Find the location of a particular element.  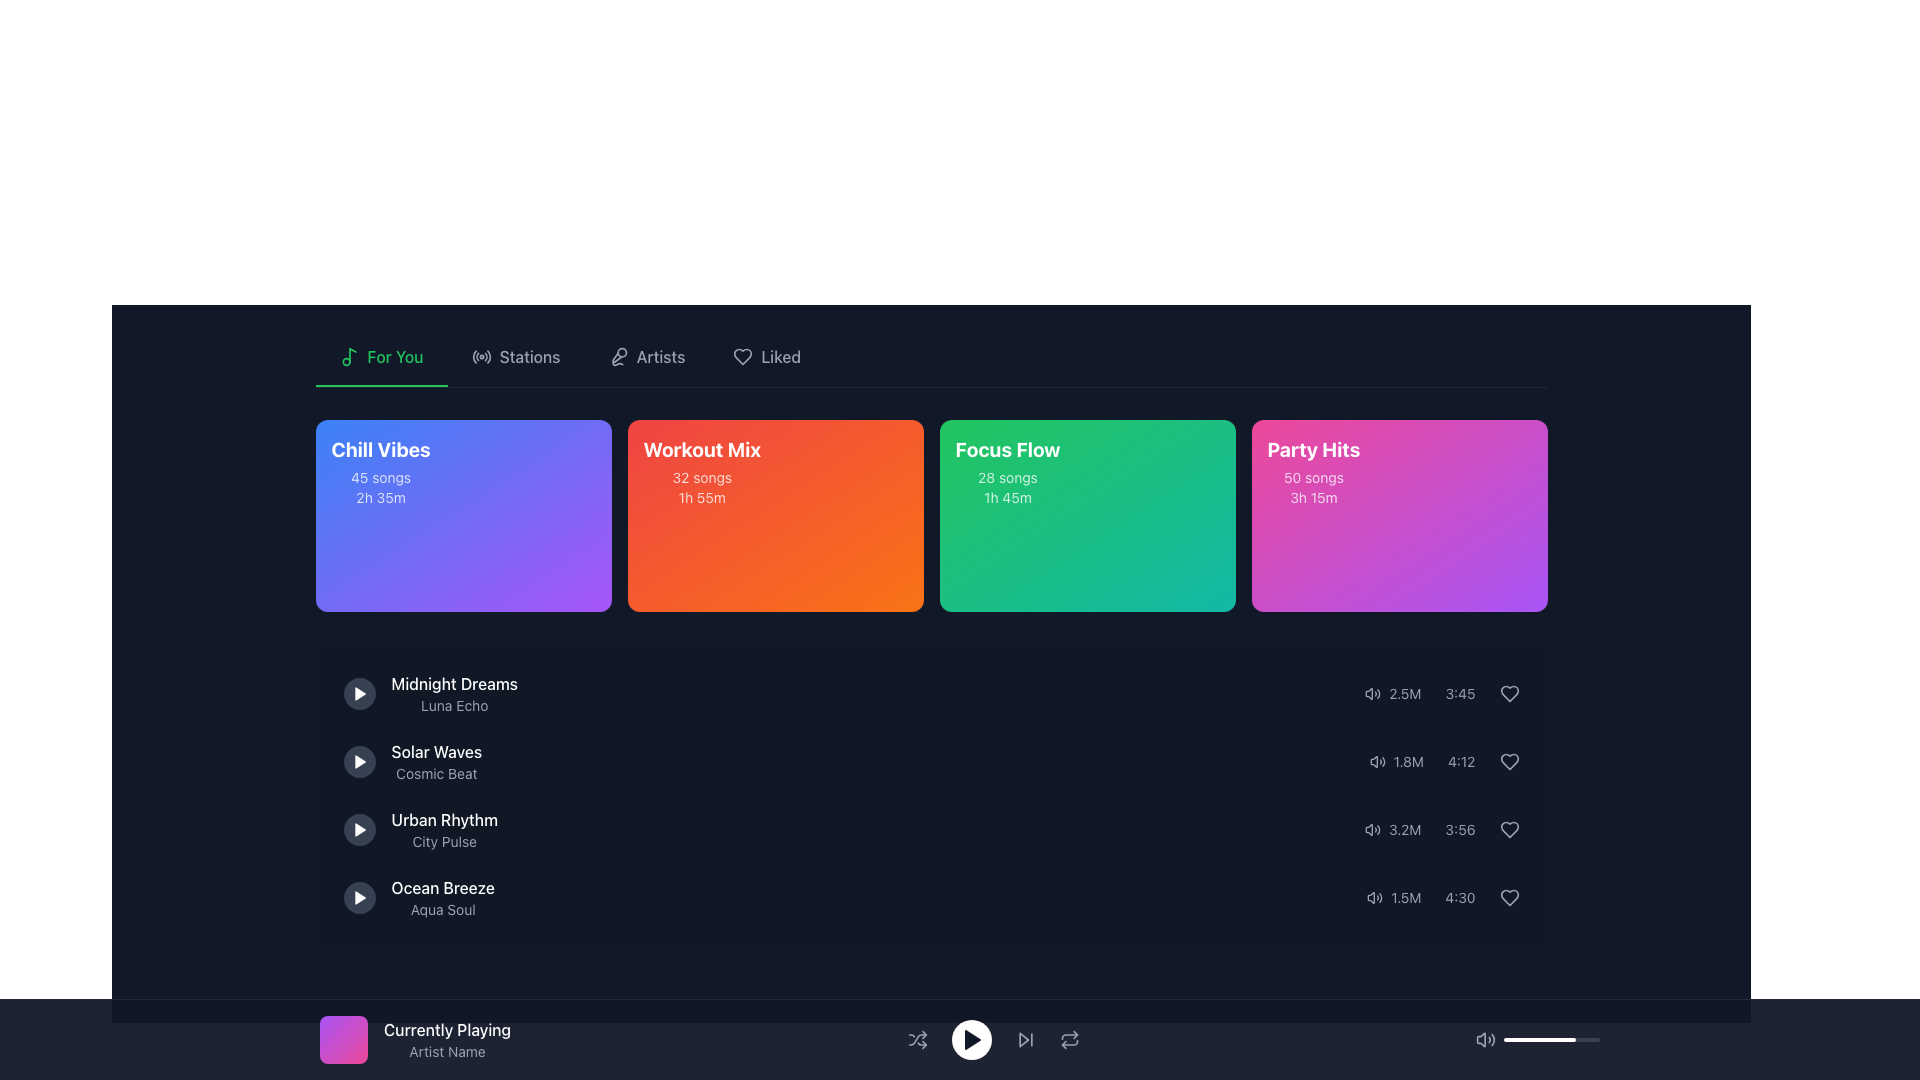

the text display showing 'Artist Name' located below the 'Currently Playing' text in the bottom bar of the interface is located at coordinates (446, 1051).